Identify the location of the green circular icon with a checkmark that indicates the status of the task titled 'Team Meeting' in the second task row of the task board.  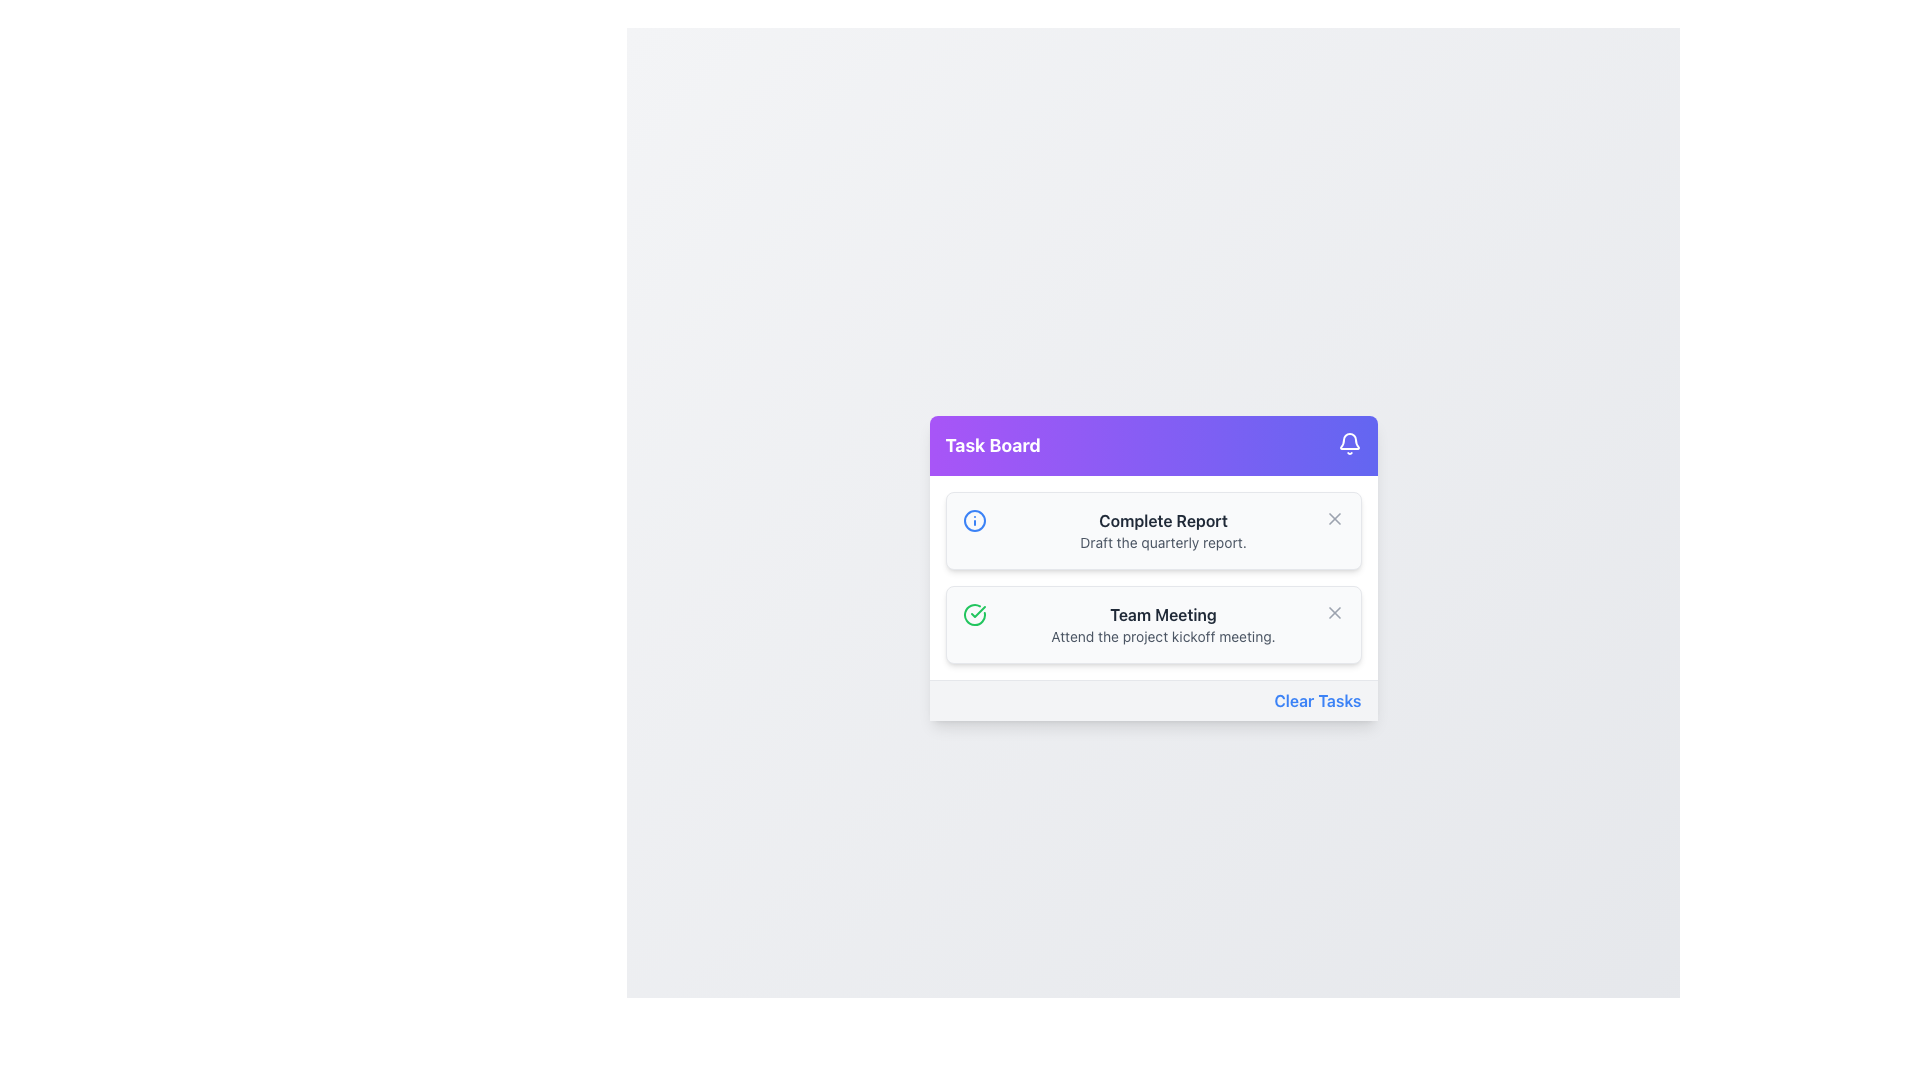
(974, 613).